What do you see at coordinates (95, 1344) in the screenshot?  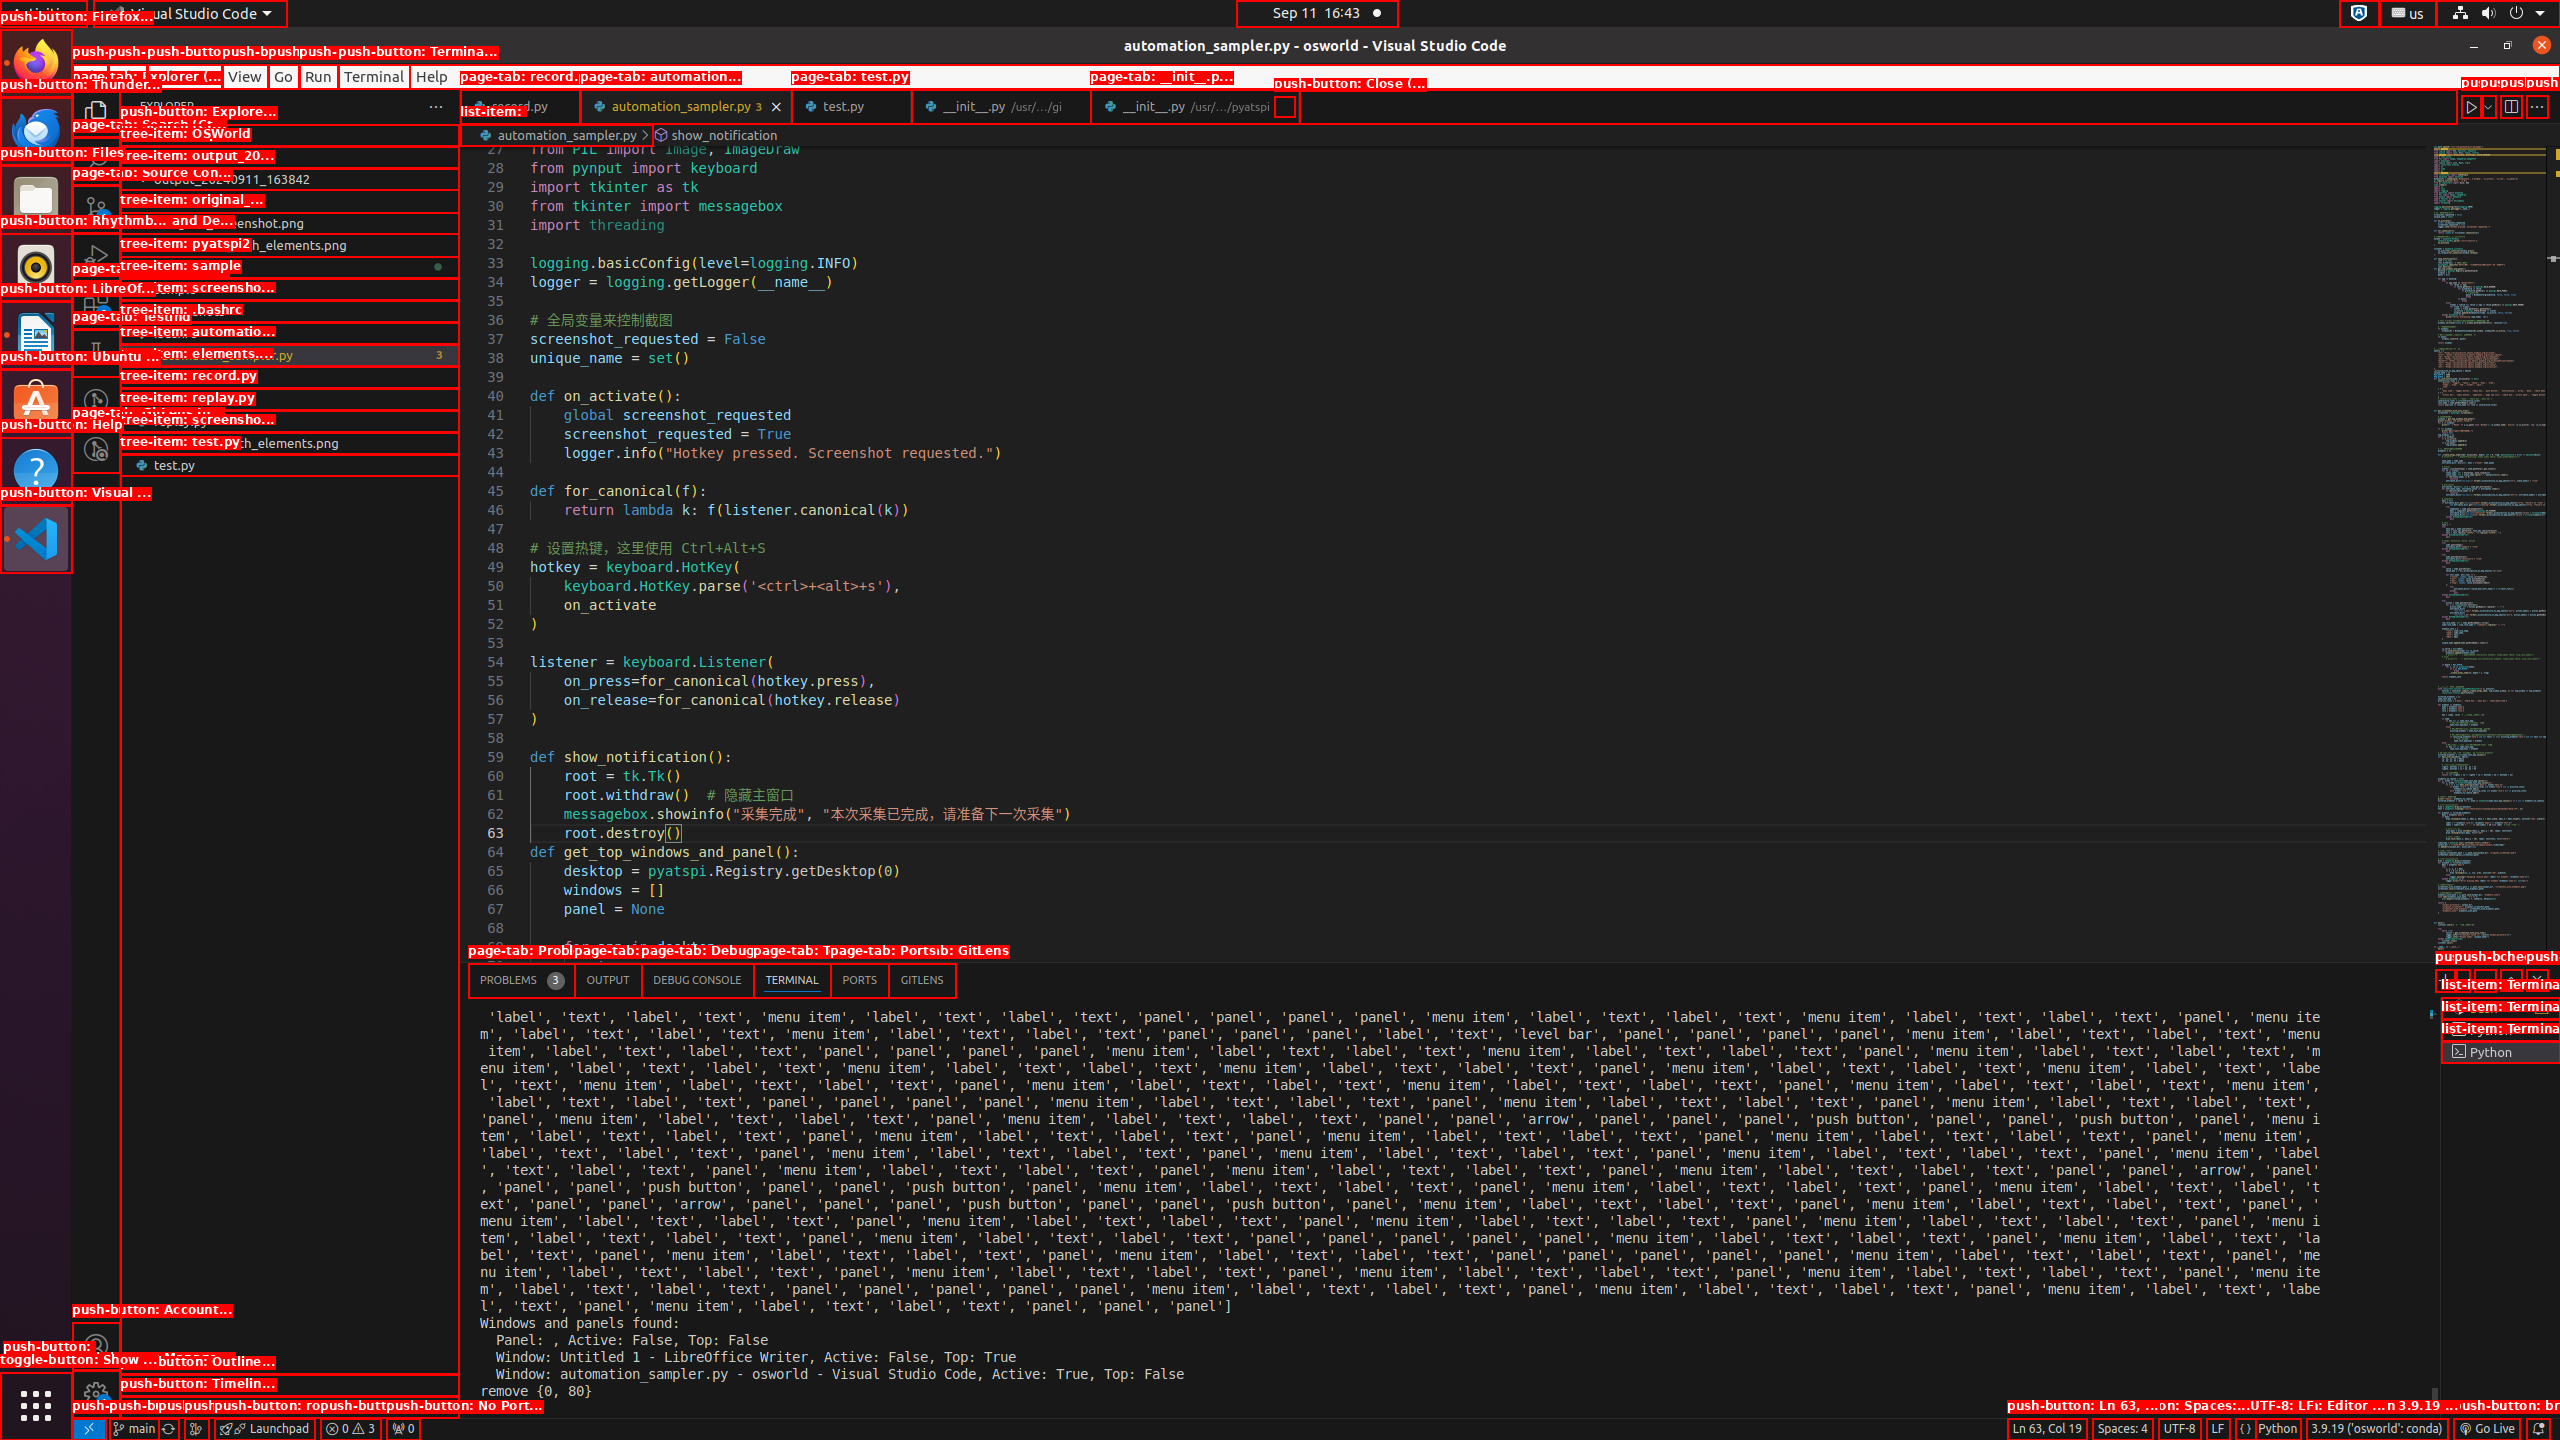 I see `'Accounts'` at bounding box center [95, 1344].